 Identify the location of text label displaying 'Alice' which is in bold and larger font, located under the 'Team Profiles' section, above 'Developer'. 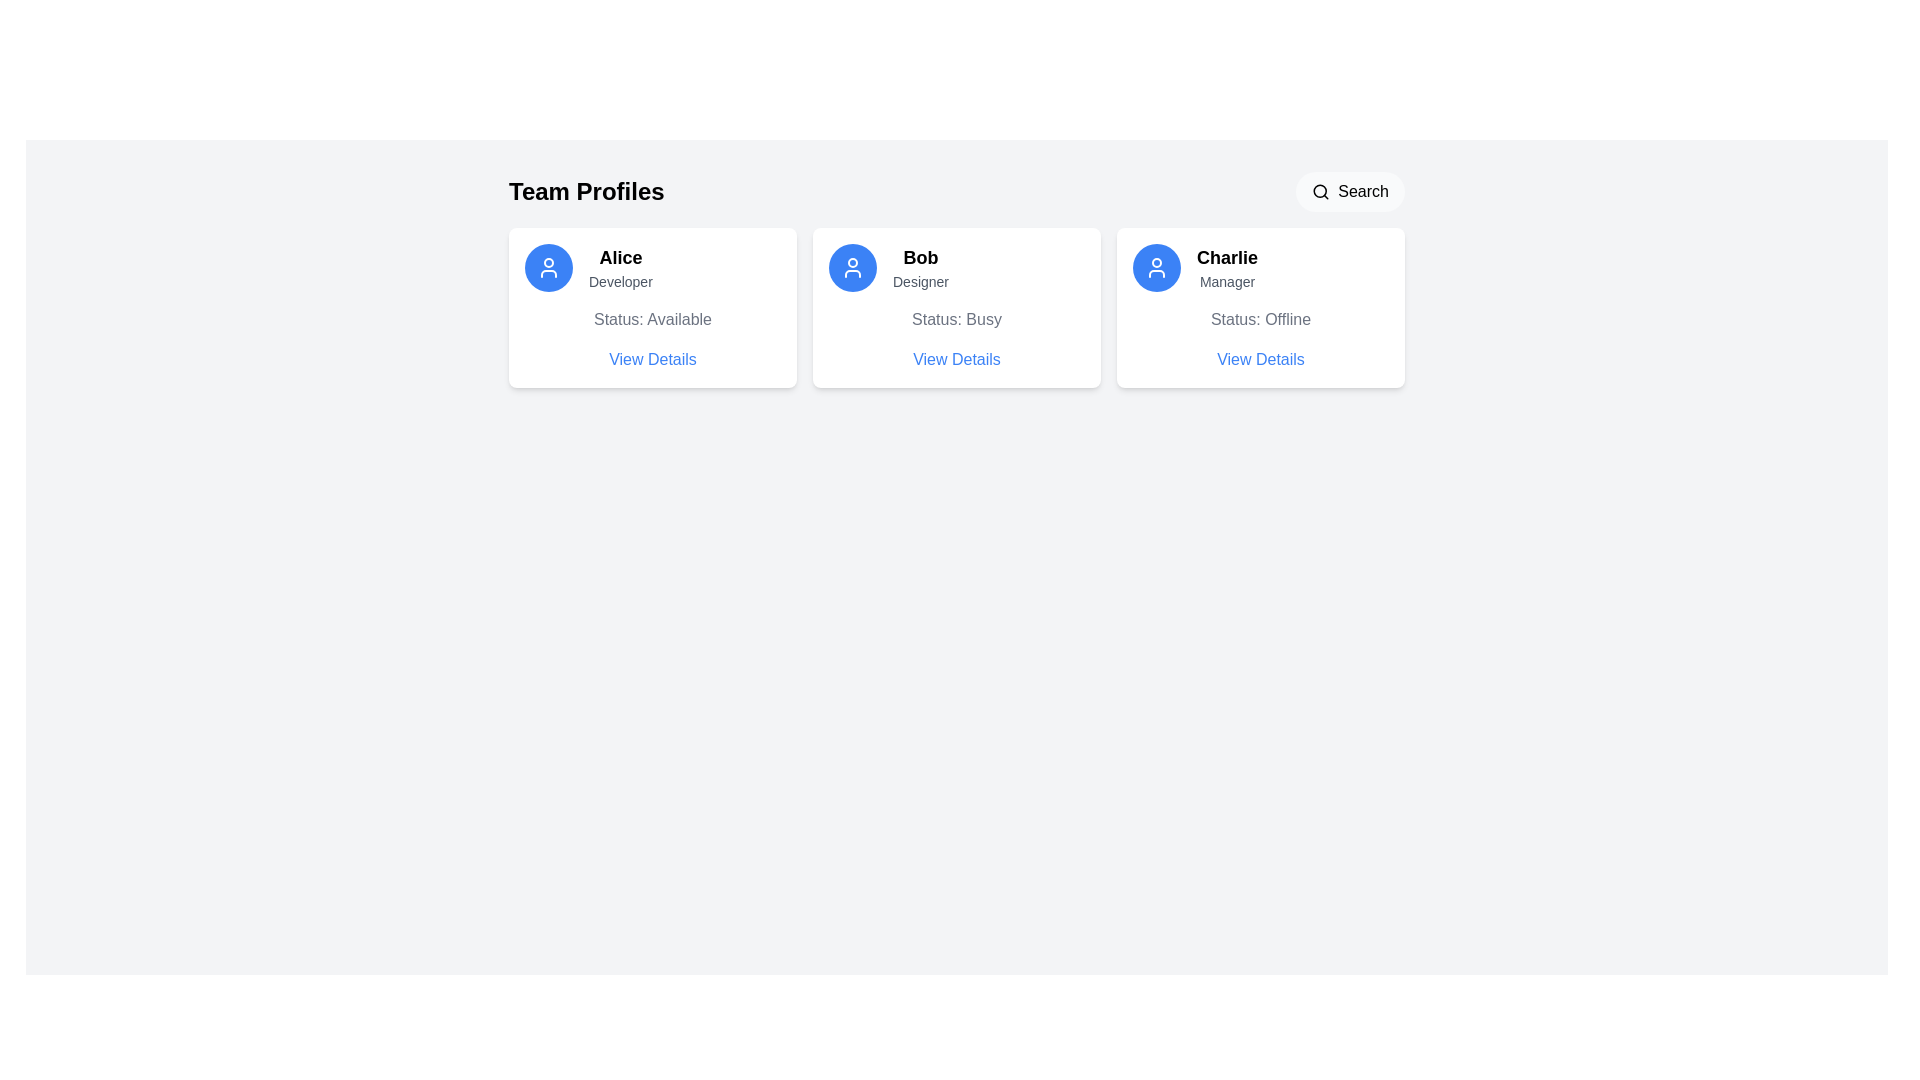
(619, 257).